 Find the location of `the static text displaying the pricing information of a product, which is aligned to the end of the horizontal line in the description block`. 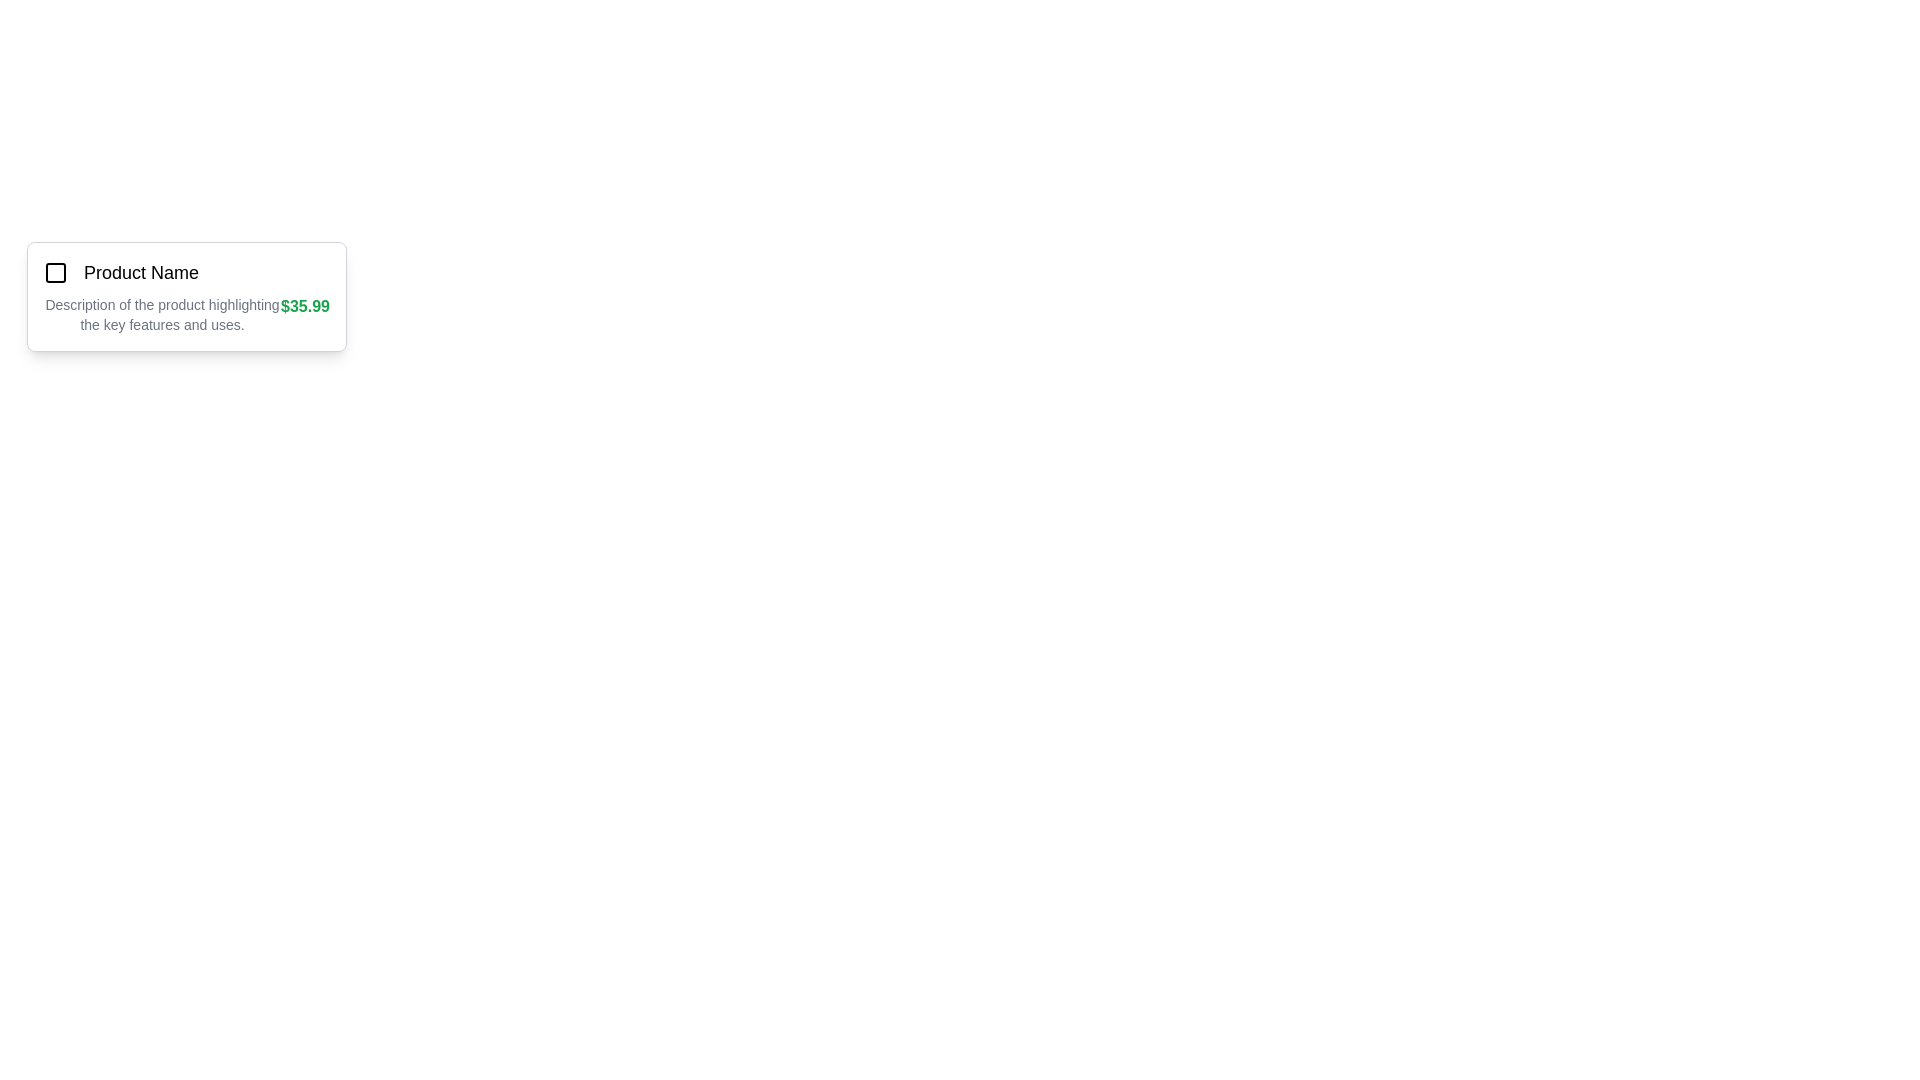

the static text displaying the pricing information of a product, which is aligned to the end of the horizontal line in the description block is located at coordinates (304, 315).